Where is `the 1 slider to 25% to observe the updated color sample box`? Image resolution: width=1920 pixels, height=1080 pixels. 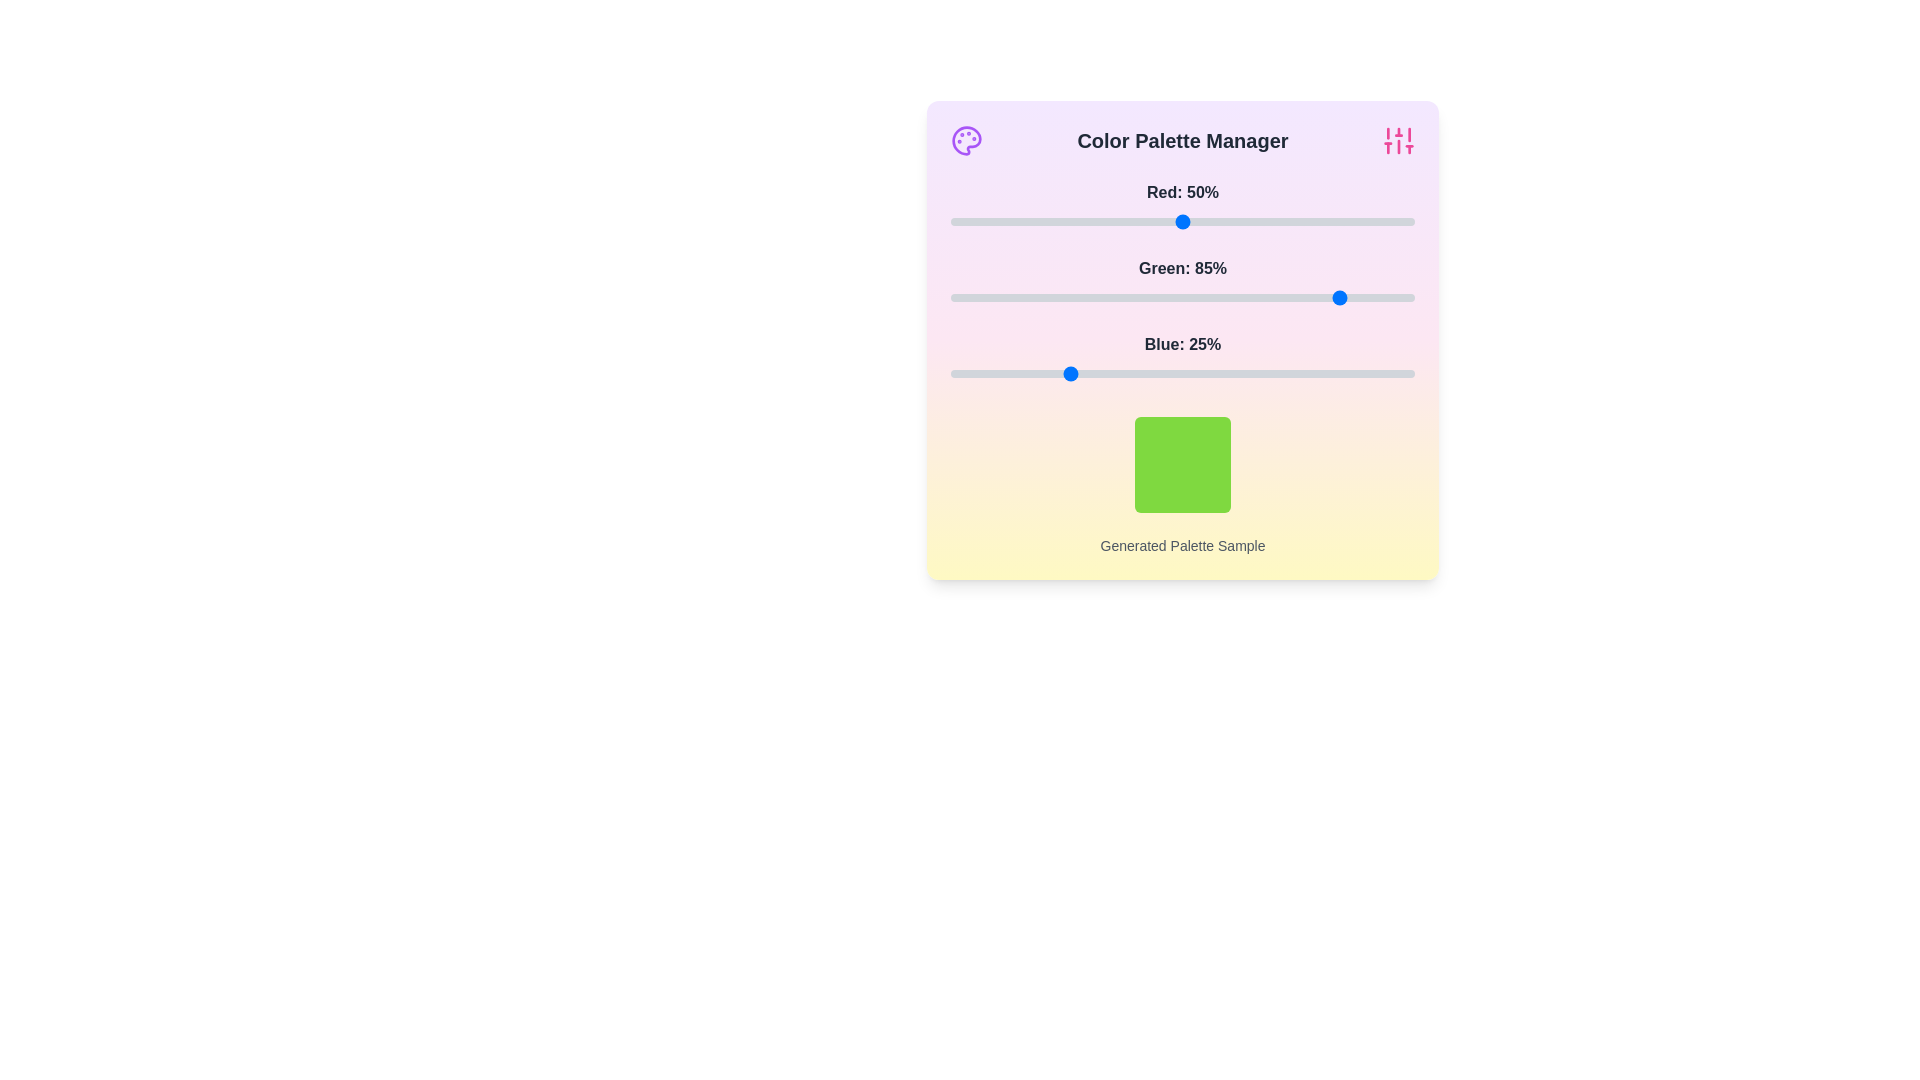 the 1 slider to 25% to observe the updated color sample box is located at coordinates (1065, 297).